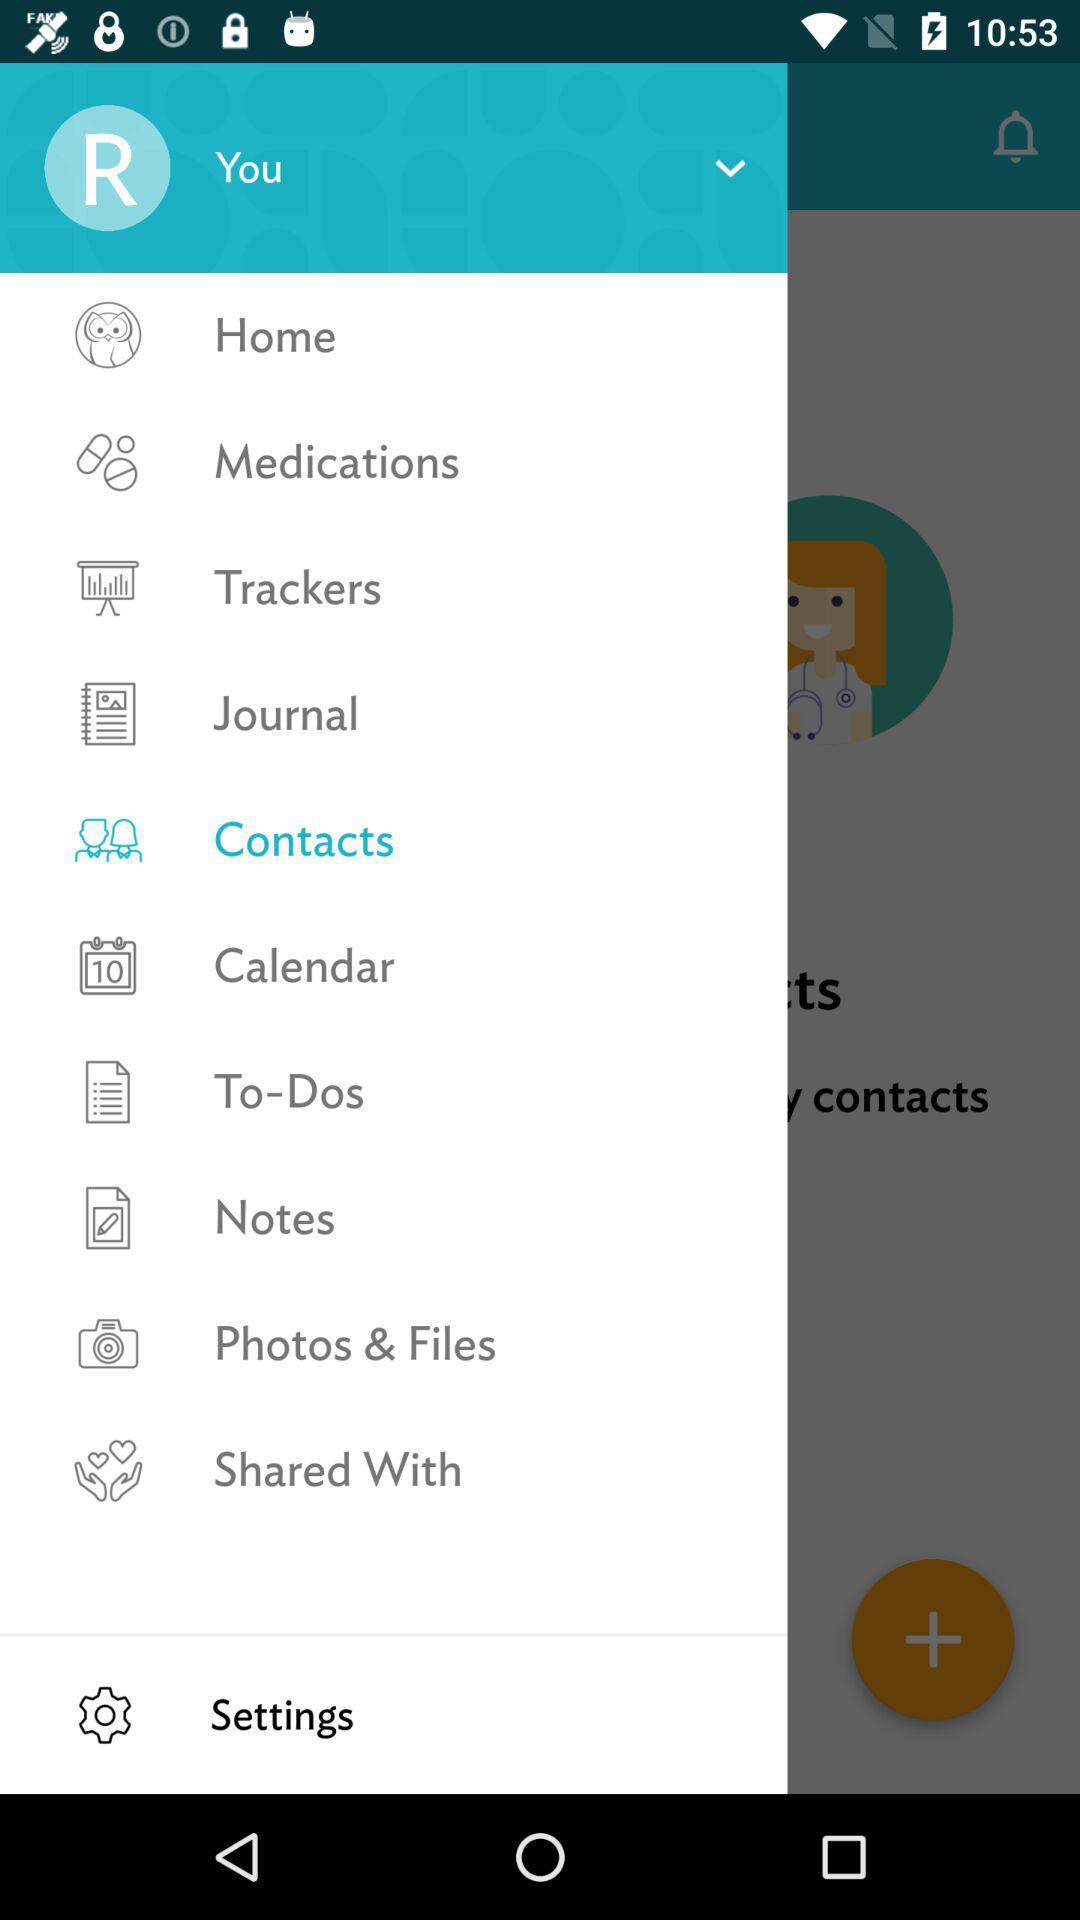  What do you see at coordinates (479, 586) in the screenshot?
I see `icon above journal item` at bounding box center [479, 586].